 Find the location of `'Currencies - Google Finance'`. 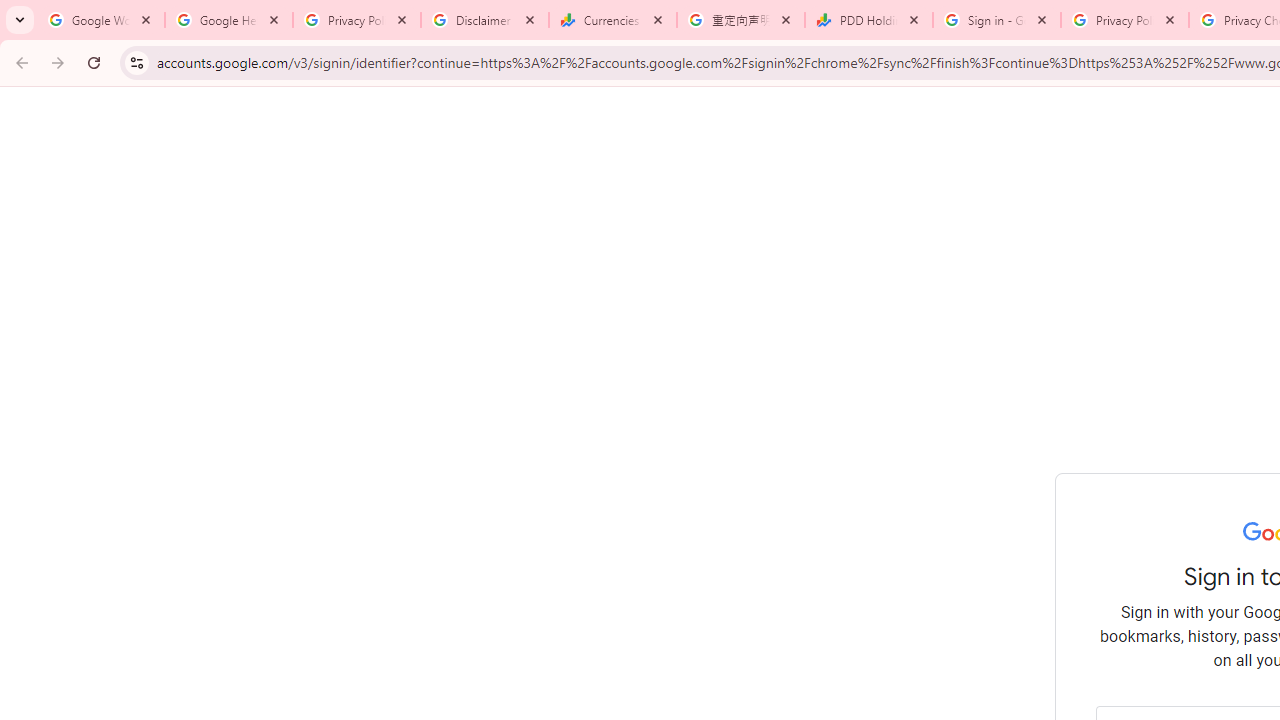

'Currencies - Google Finance' is located at coordinates (612, 20).